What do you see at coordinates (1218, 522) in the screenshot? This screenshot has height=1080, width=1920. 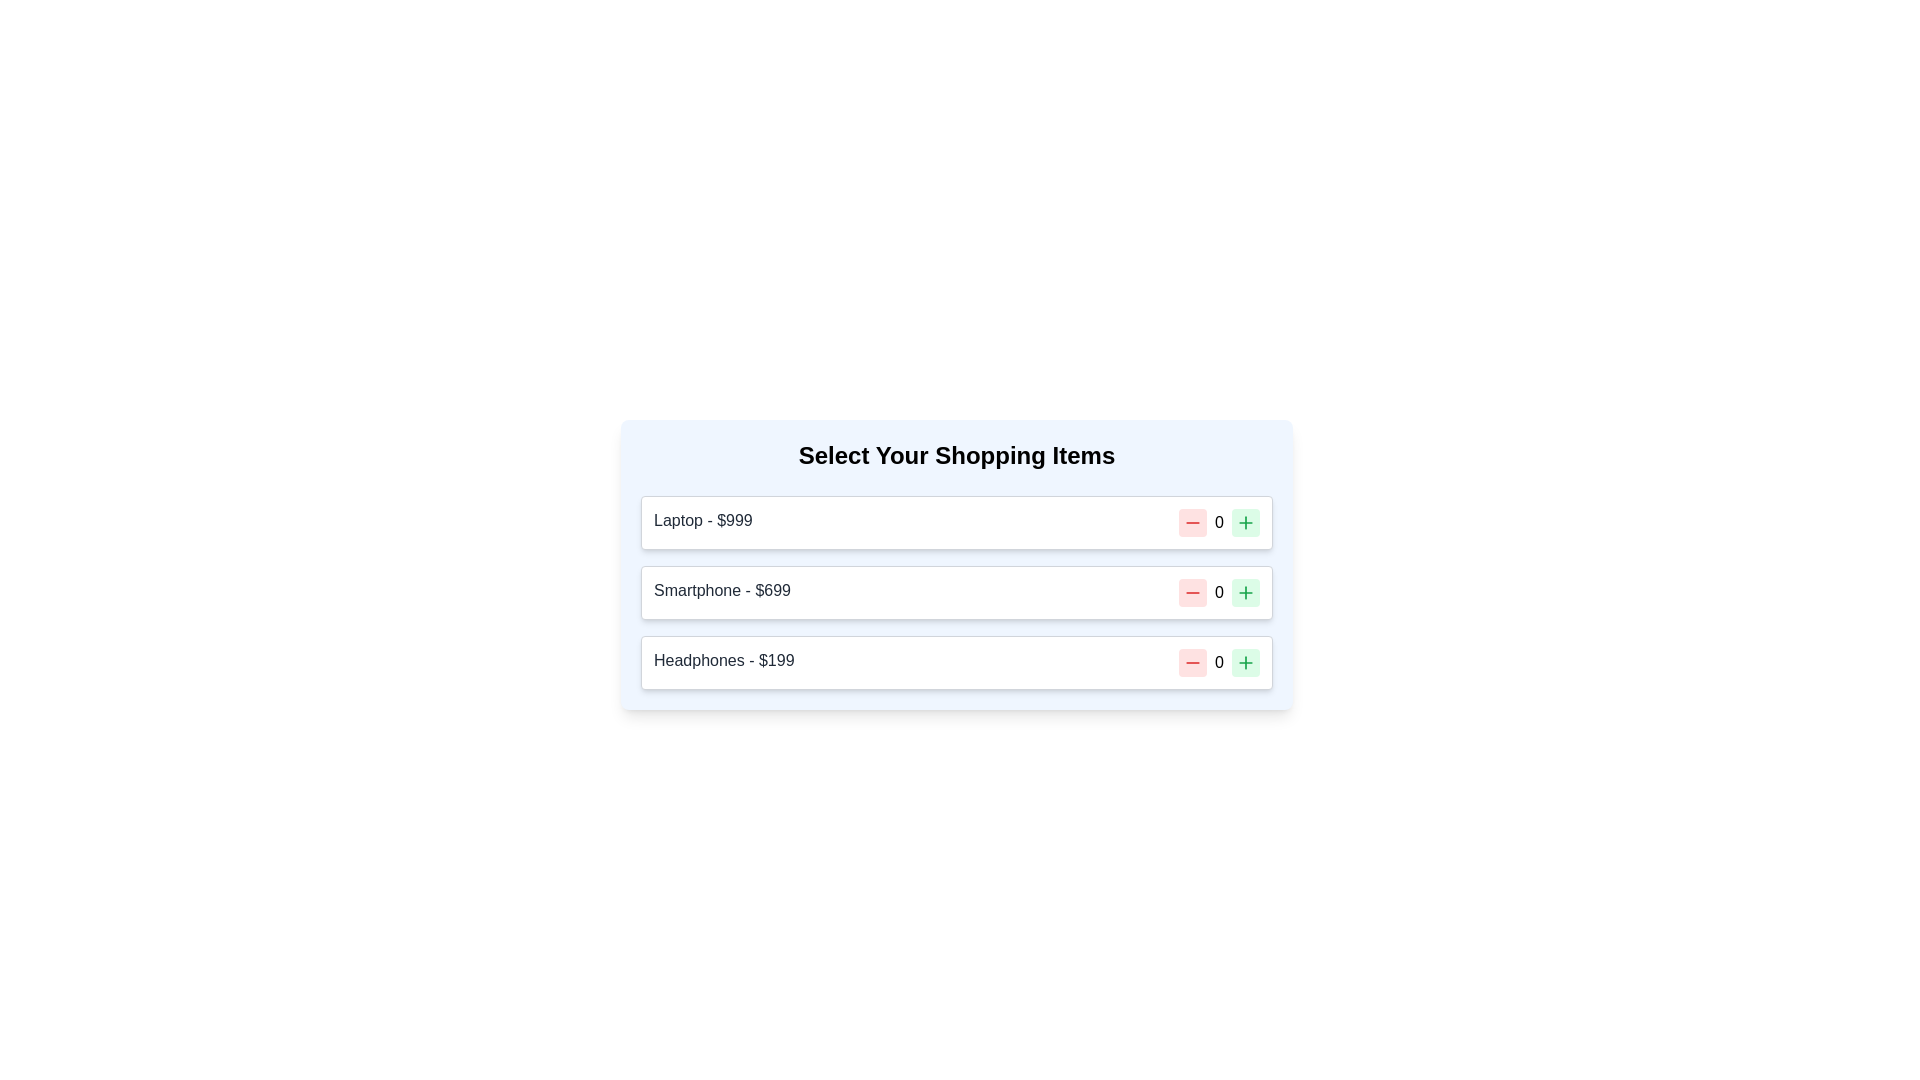 I see `the numeric text label displaying the value '0', which is located between a red icon on the left and a green icon on the right` at bounding box center [1218, 522].